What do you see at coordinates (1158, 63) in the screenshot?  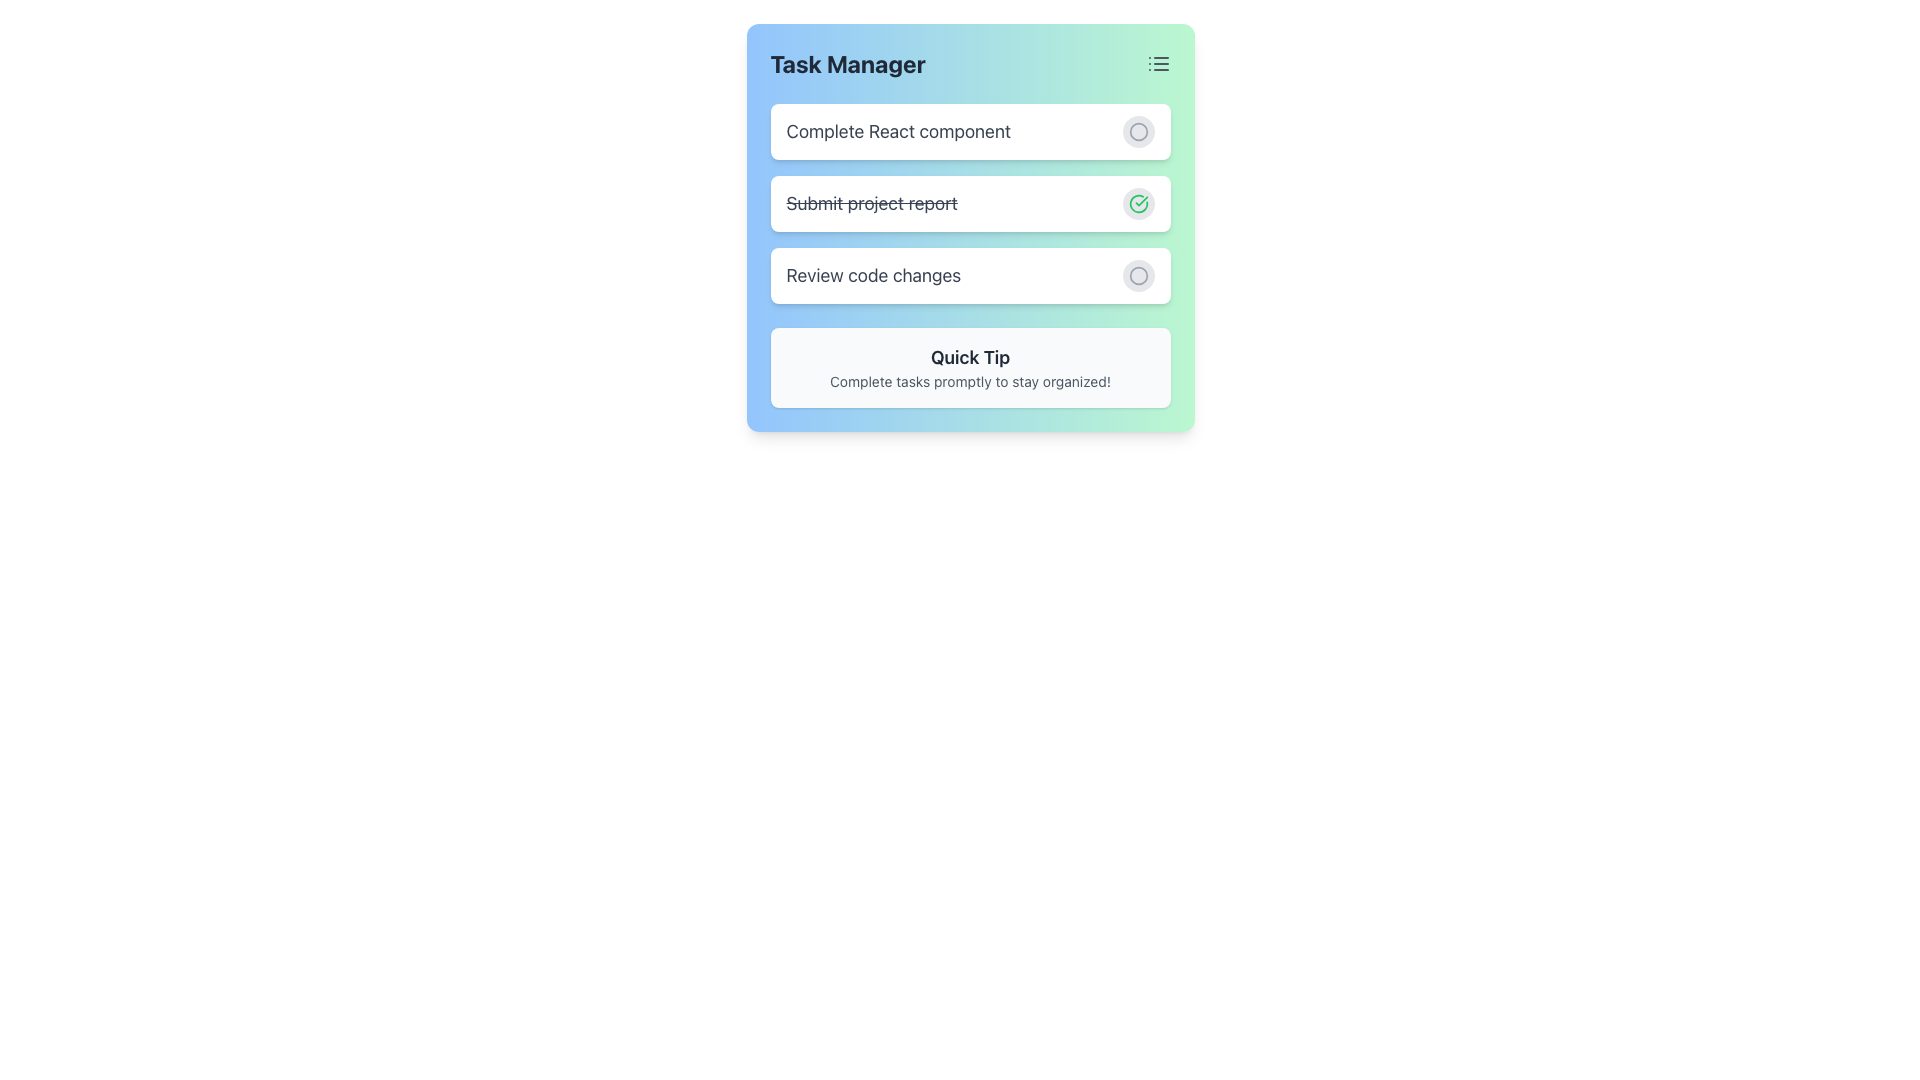 I see `the icon resembling a list or menu with three horizontal lines and three small dots, located in the top-right corner of the task manager interface, to possibly see a tooltip` at bounding box center [1158, 63].